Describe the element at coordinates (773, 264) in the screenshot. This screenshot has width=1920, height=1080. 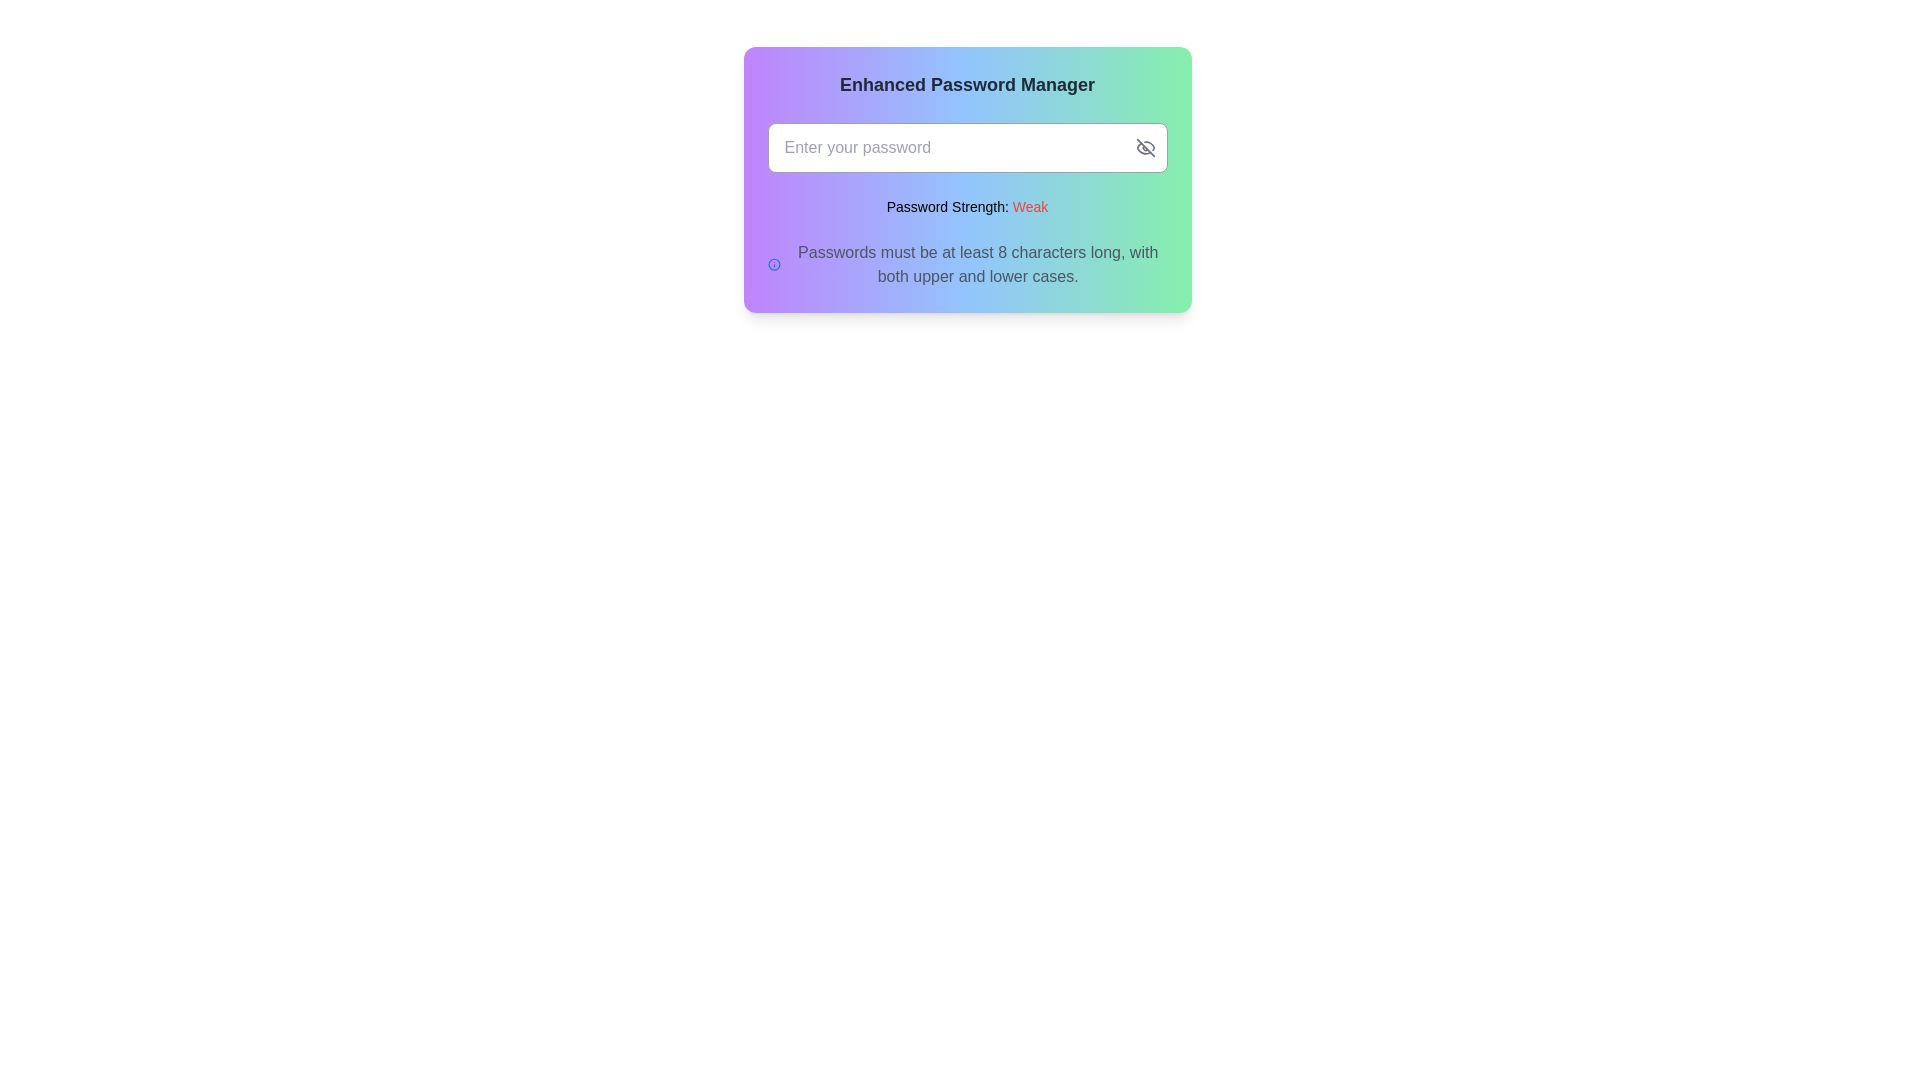
I see `the primary circular shape of the graphical icon, which is part of a larger symbol located to the left of the password rule description text box` at that location.